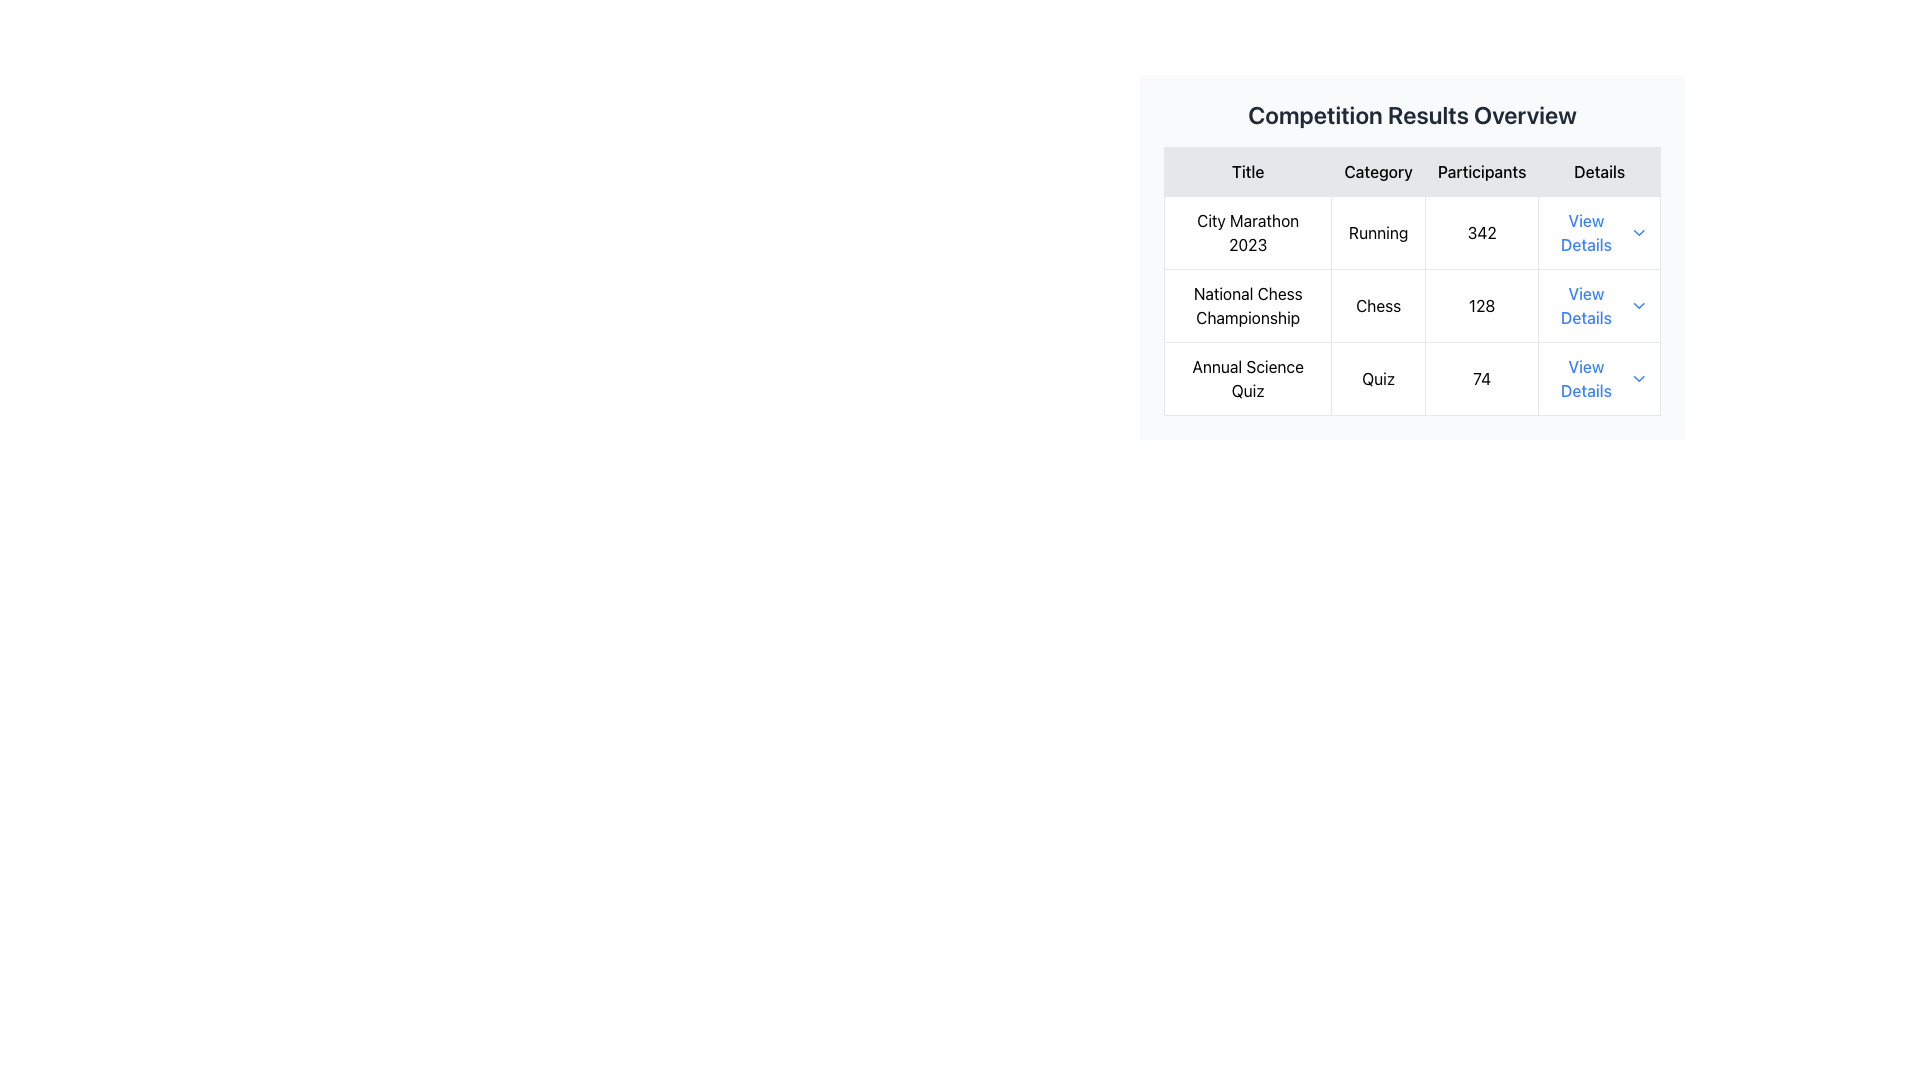 The height and width of the screenshot is (1080, 1920). What do you see at coordinates (1411, 305) in the screenshot?
I see `the second row in the competition results table displaying 'National Chess Championship'` at bounding box center [1411, 305].